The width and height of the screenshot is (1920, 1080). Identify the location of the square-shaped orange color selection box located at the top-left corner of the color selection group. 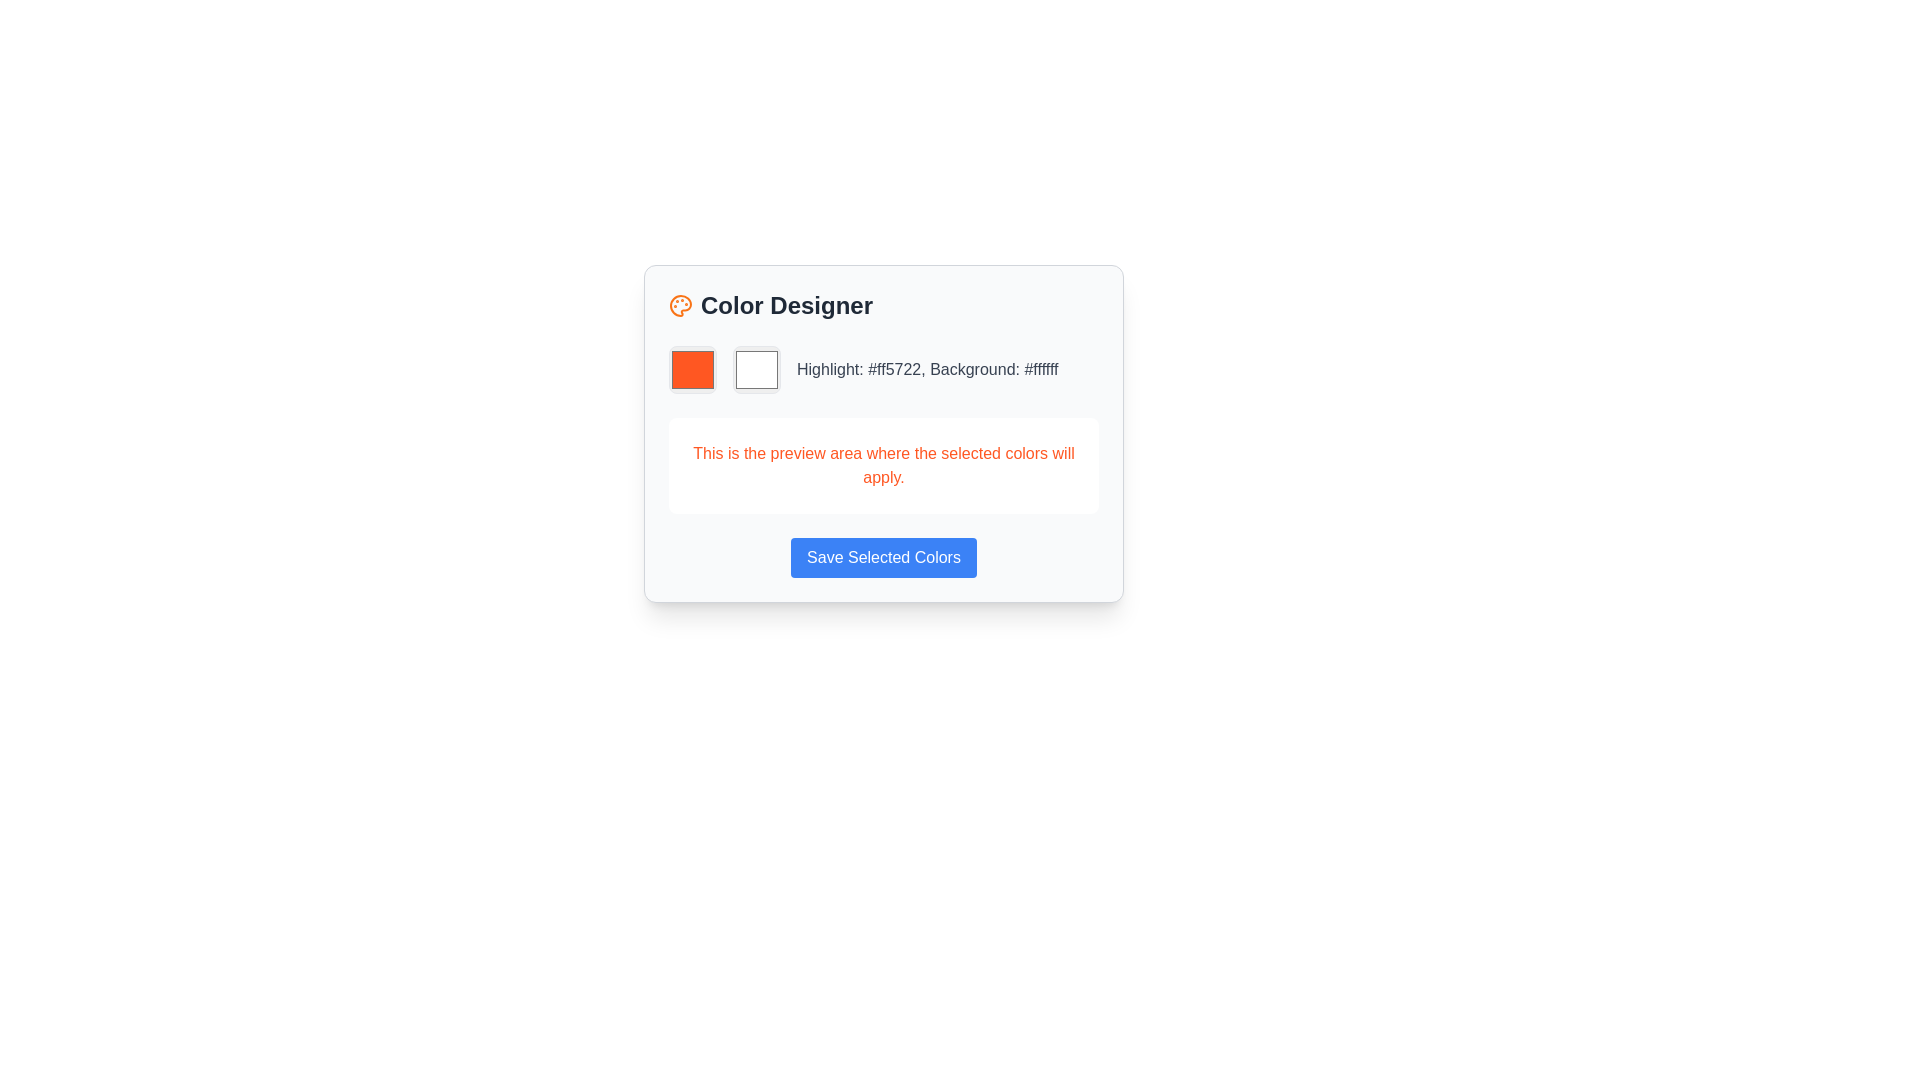
(692, 370).